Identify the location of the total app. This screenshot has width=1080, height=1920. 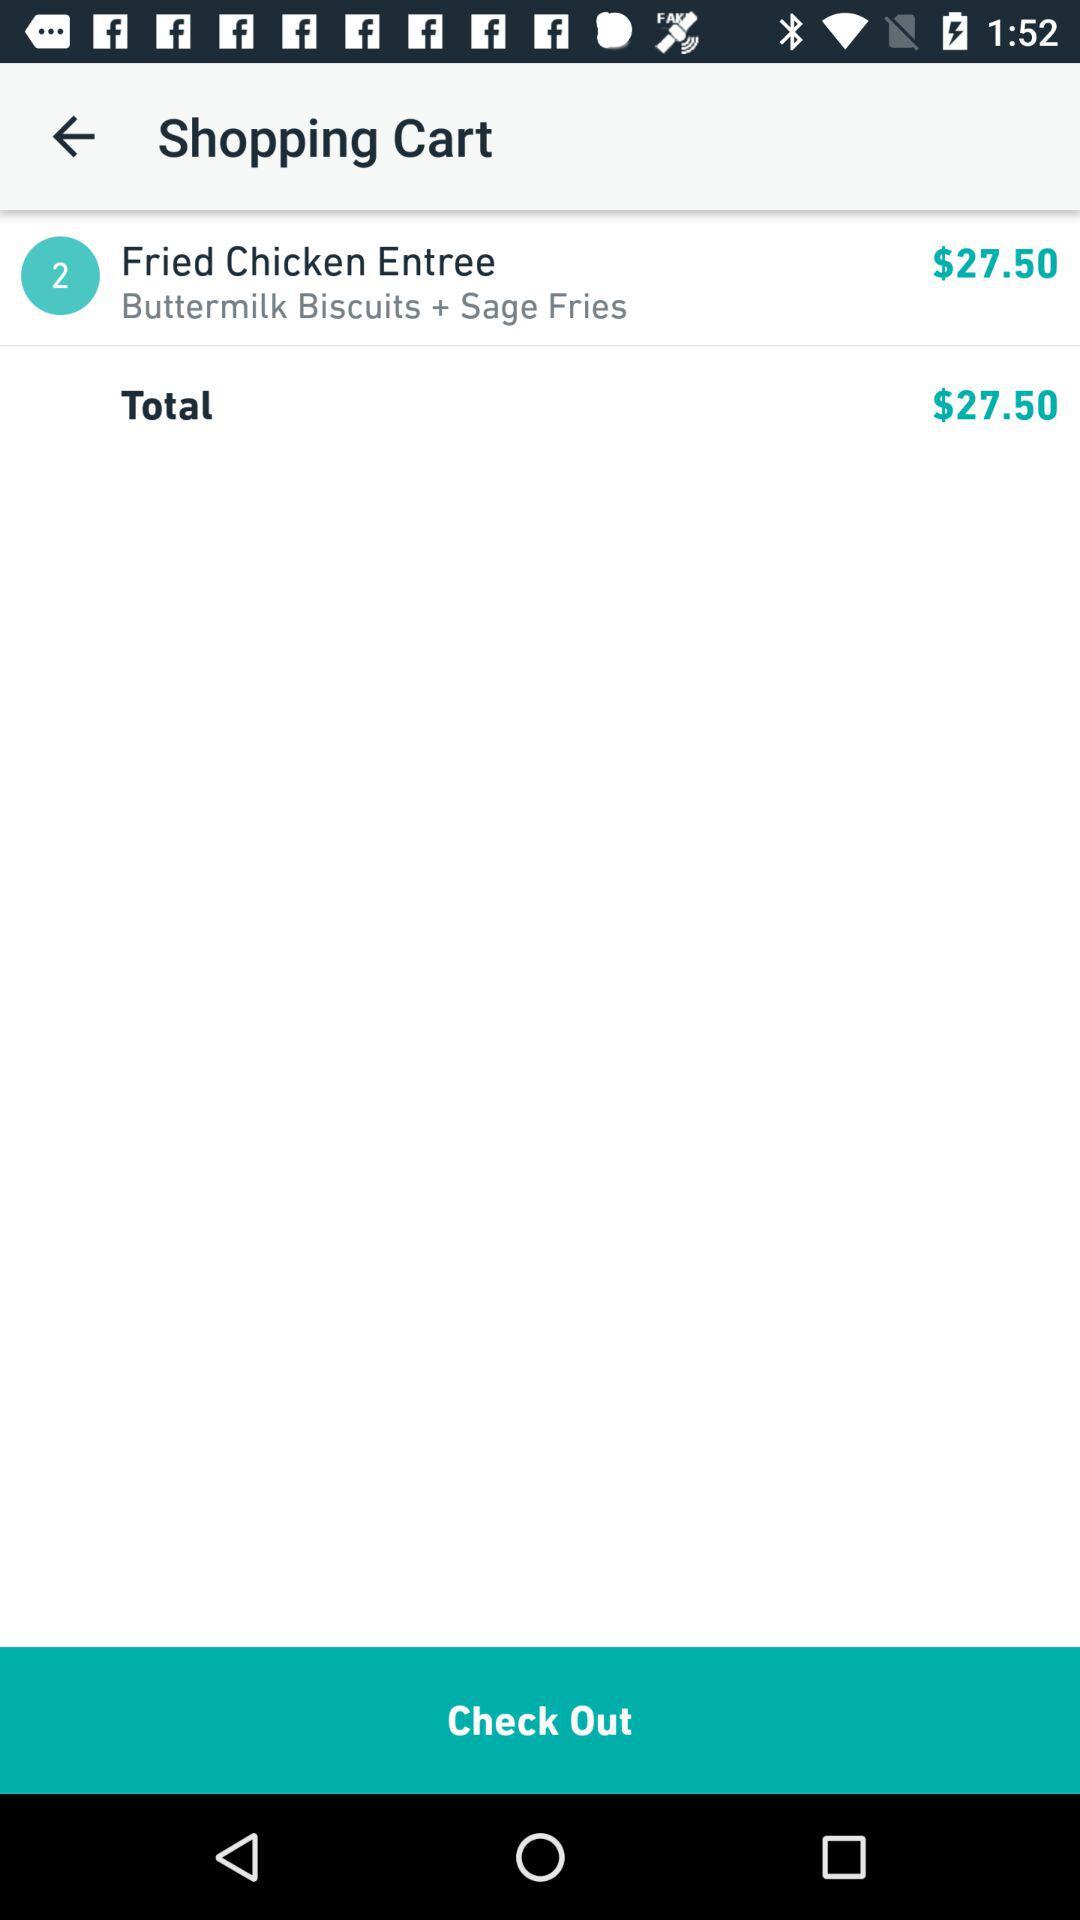
(525, 403).